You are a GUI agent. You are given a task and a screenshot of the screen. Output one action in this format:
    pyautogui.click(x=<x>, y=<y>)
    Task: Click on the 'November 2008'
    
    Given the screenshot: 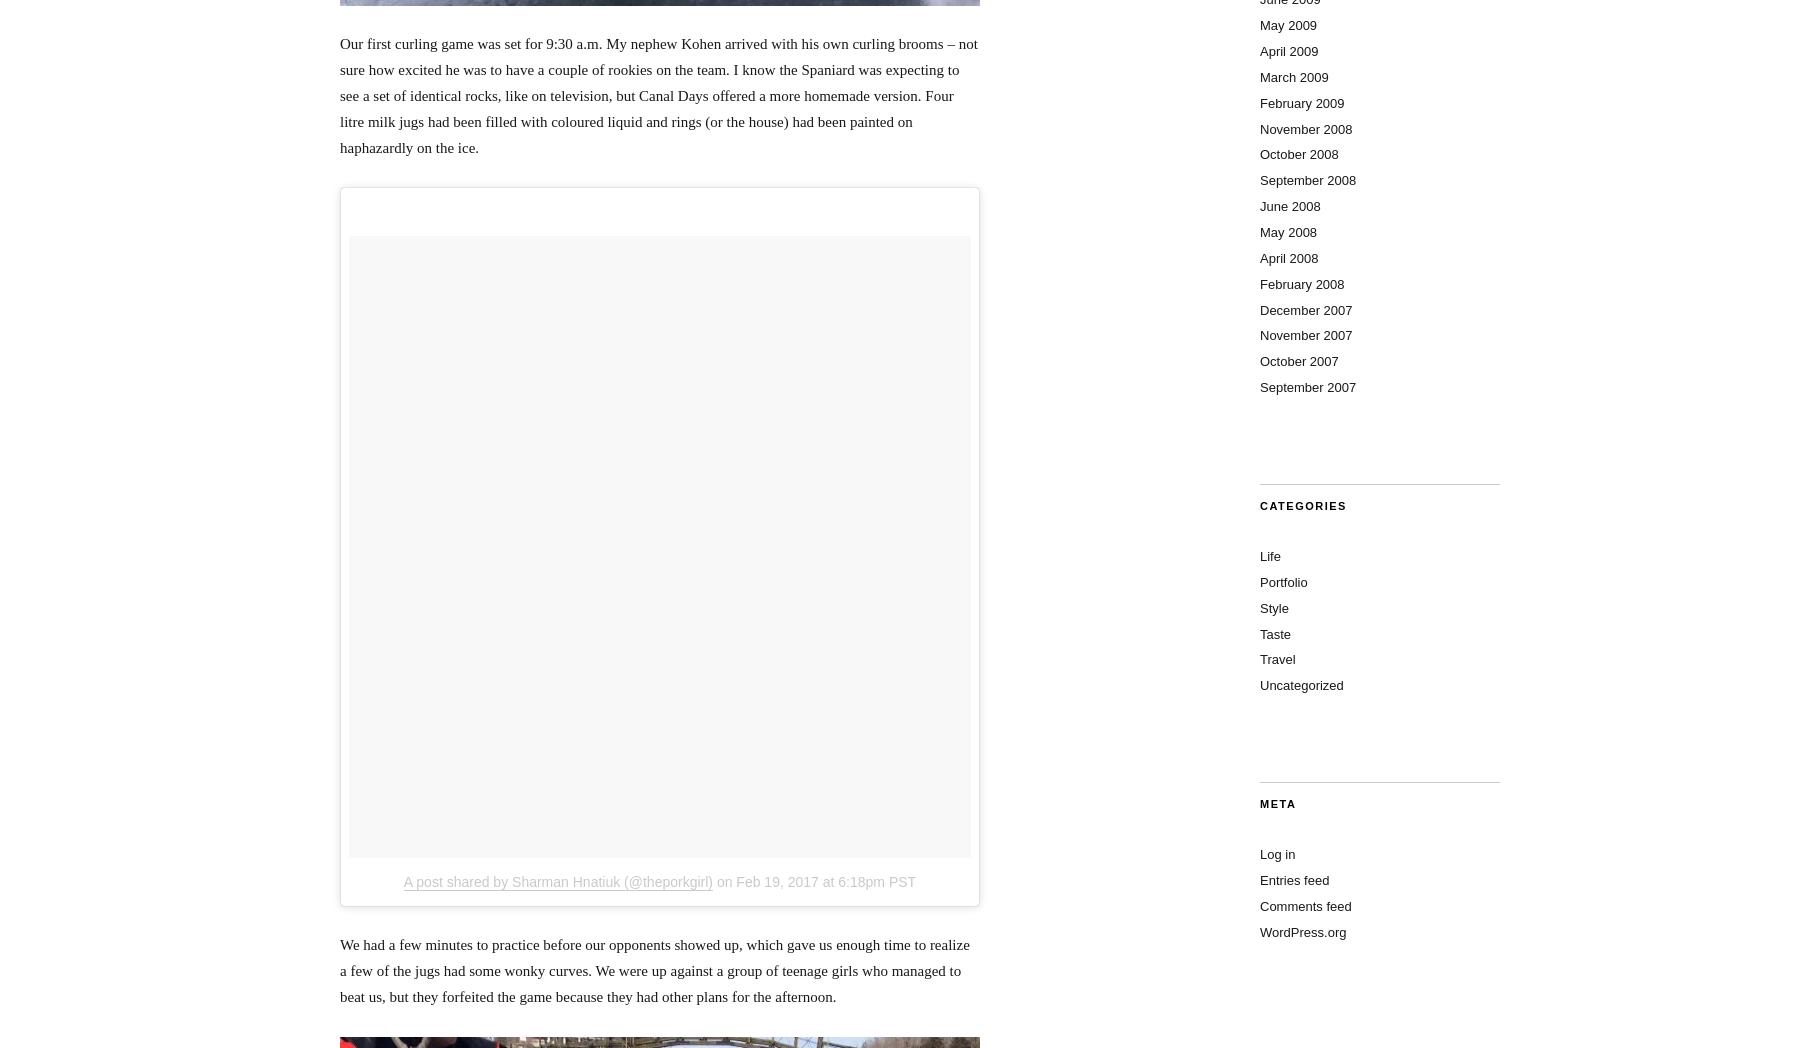 What is the action you would take?
    pyautogui.click(x=1306, y=127)
    